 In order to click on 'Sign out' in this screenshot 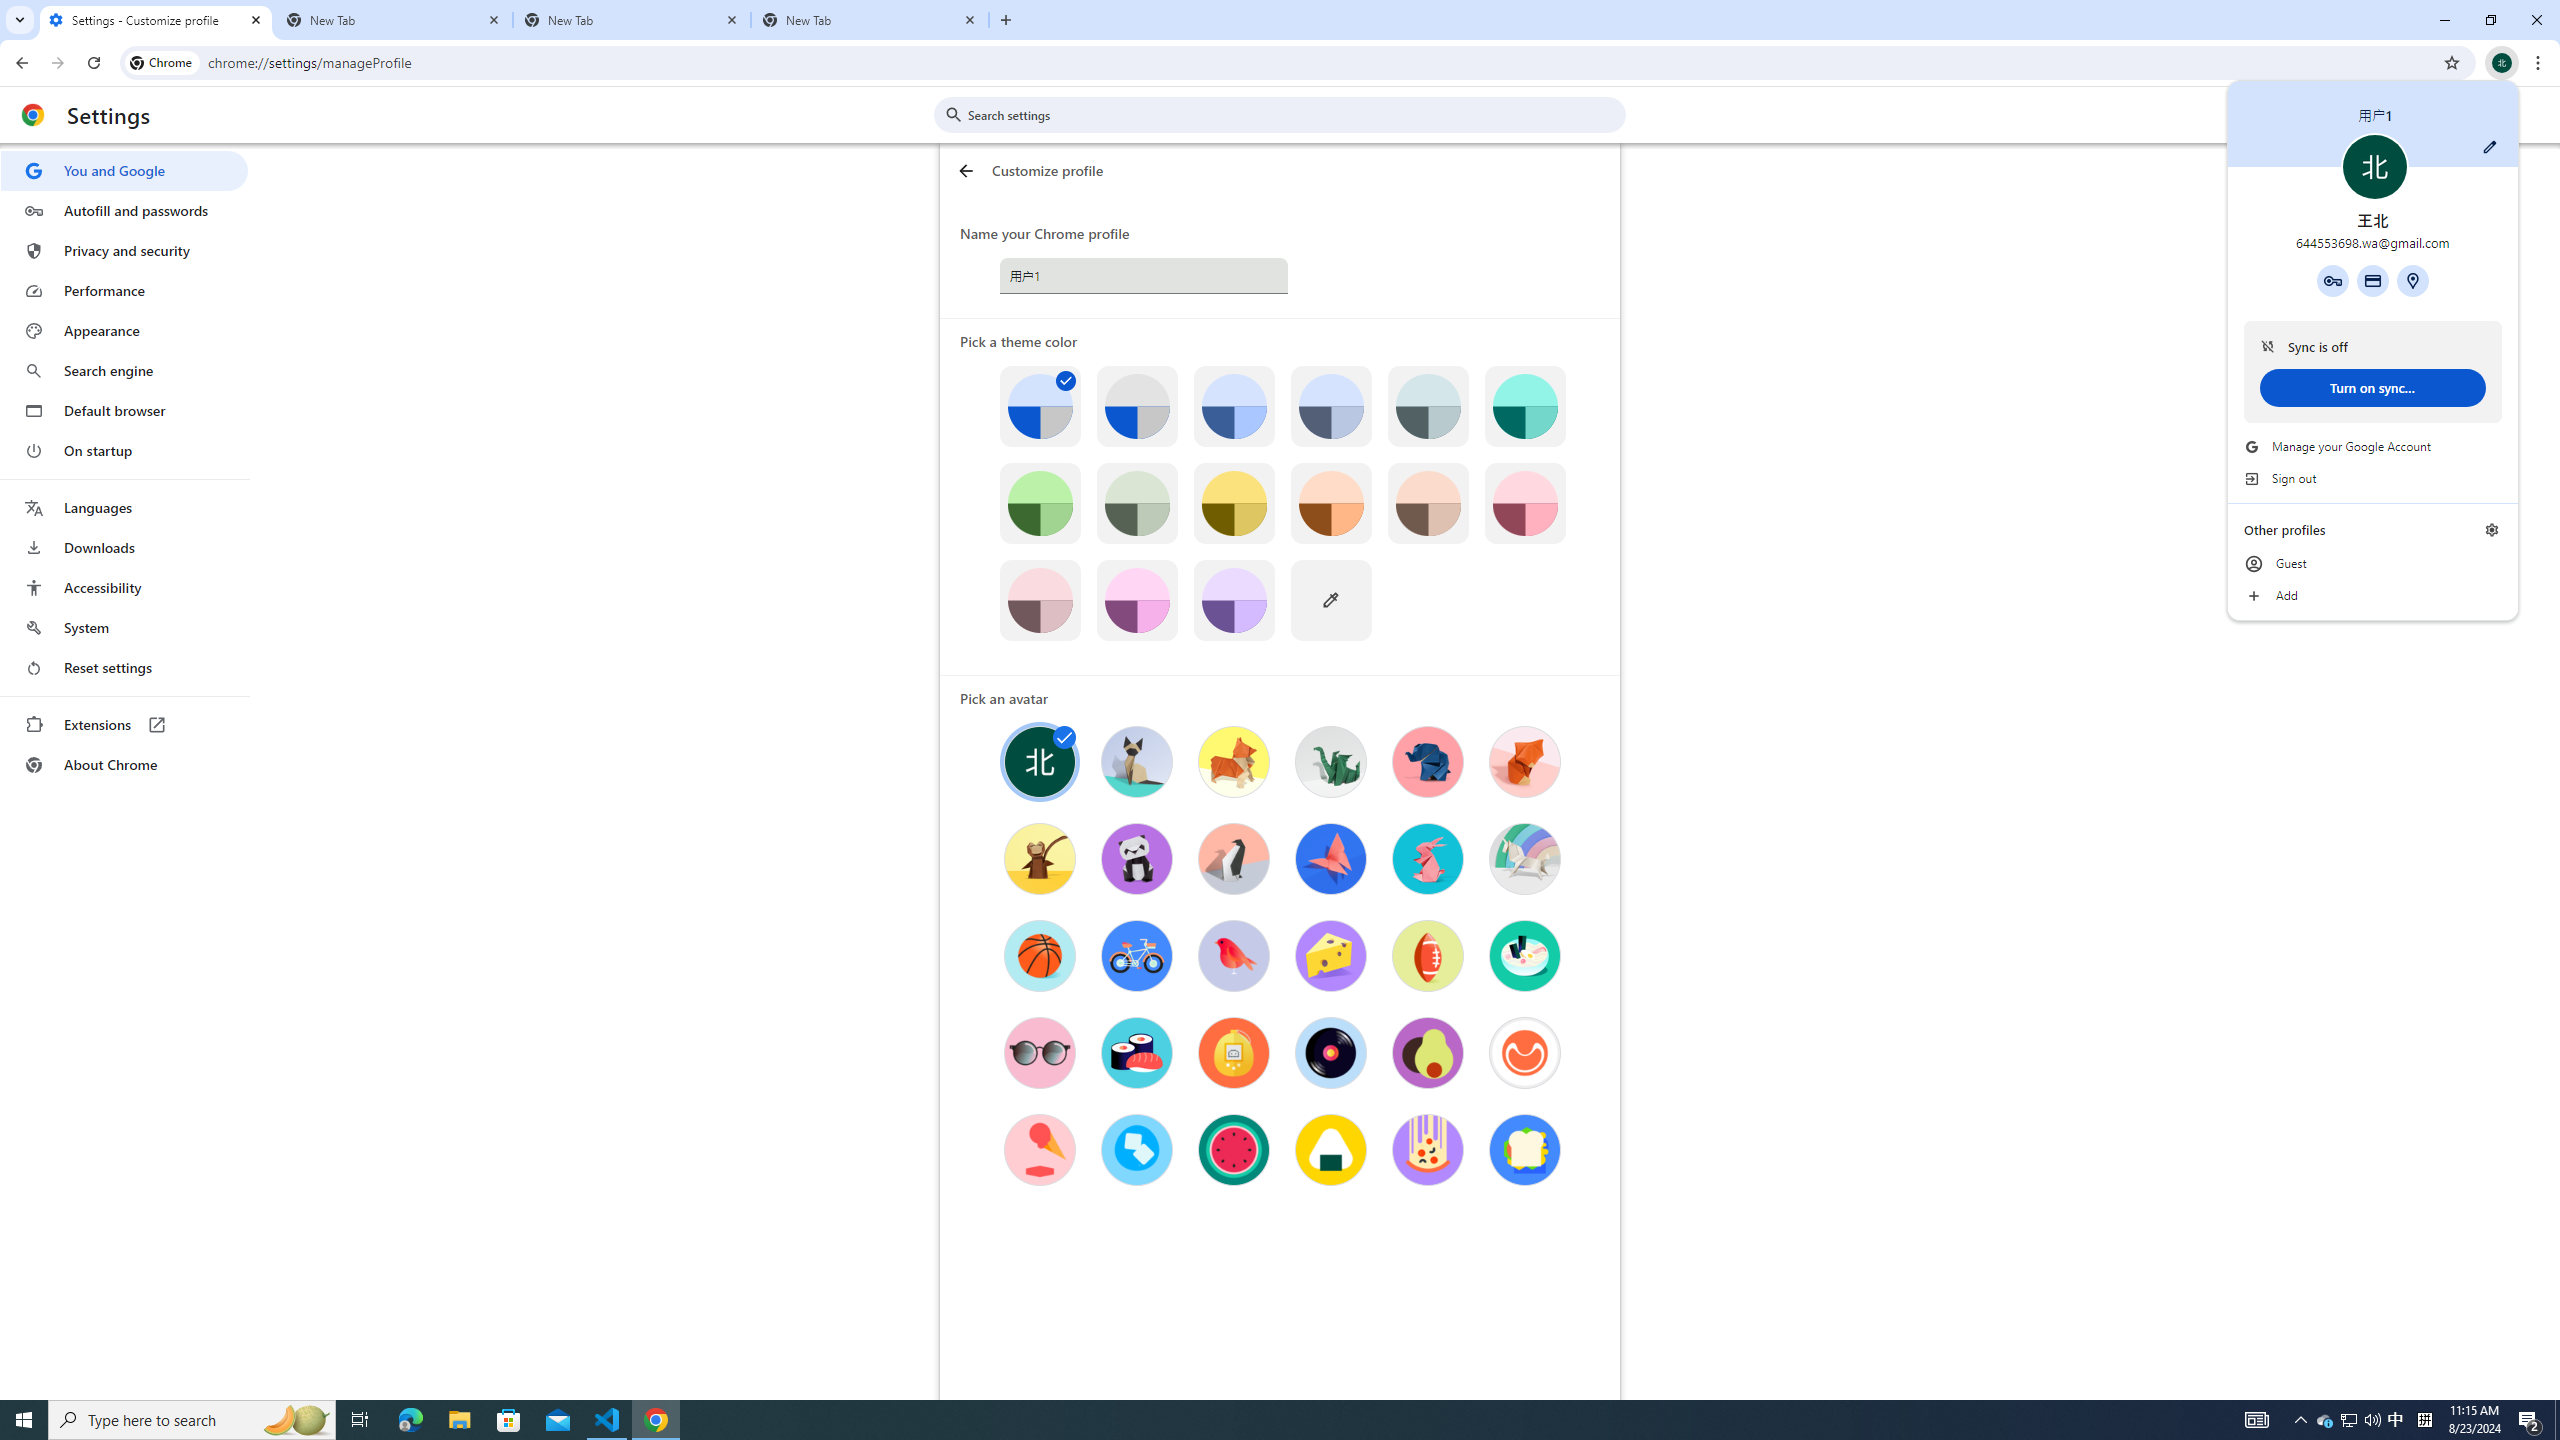, I will do `click(2372, 478)`.